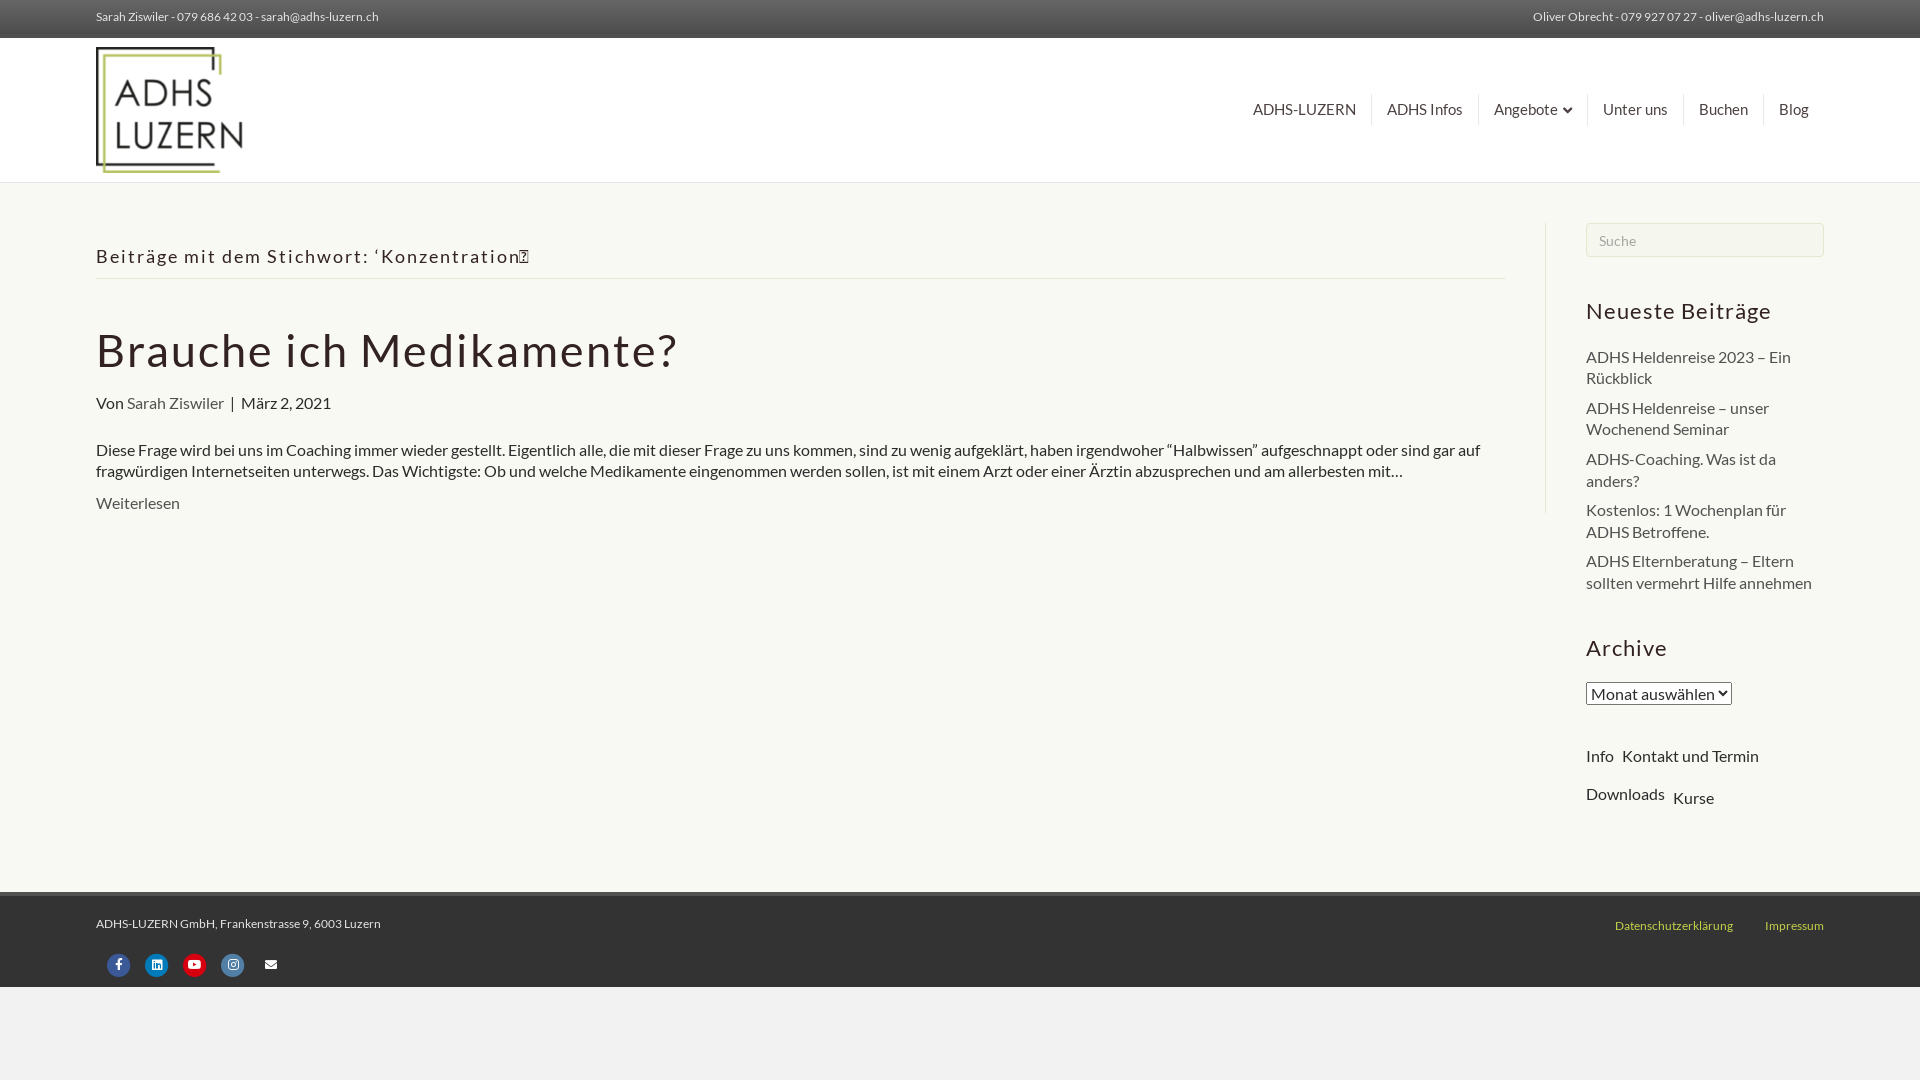 The image size is (1920, 1080). I want to click on 'Linkedin', so click(156, 963).